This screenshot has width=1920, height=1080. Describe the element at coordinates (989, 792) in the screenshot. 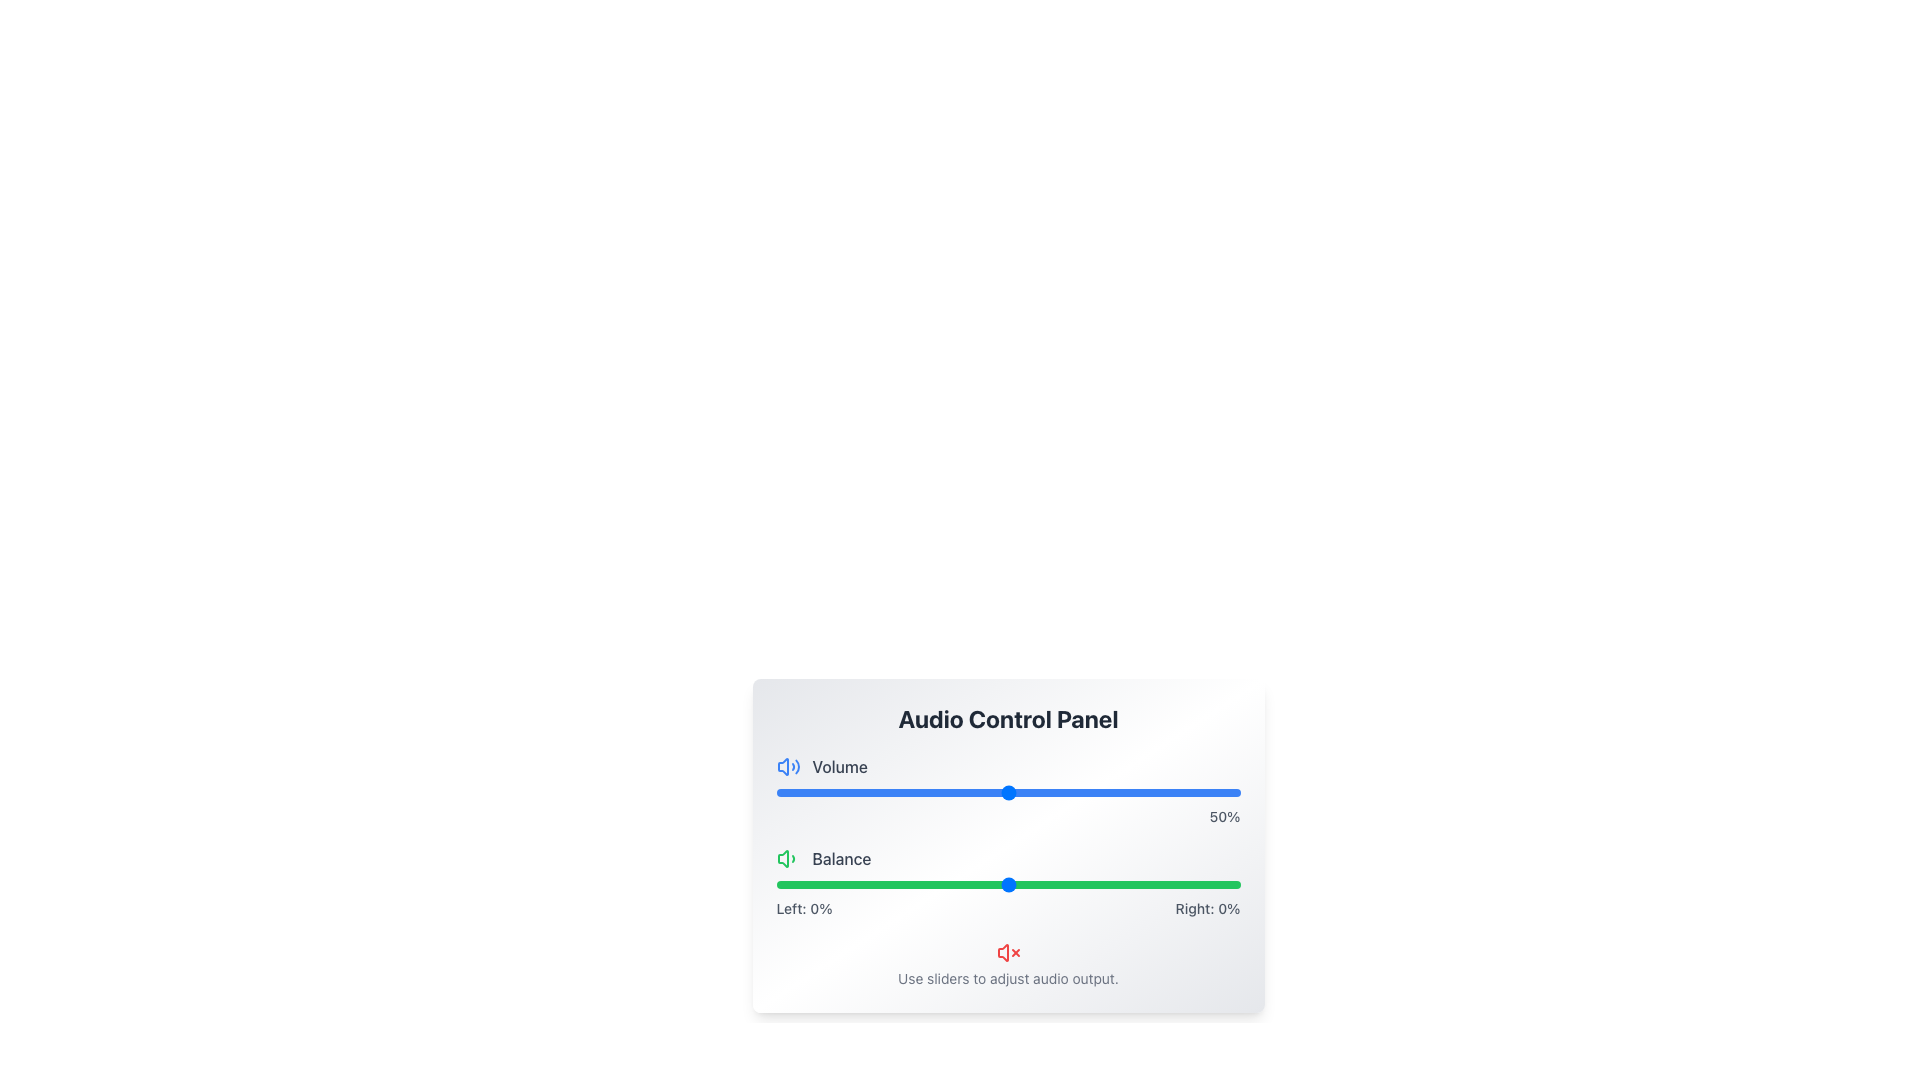

I see `the volume` at that location.